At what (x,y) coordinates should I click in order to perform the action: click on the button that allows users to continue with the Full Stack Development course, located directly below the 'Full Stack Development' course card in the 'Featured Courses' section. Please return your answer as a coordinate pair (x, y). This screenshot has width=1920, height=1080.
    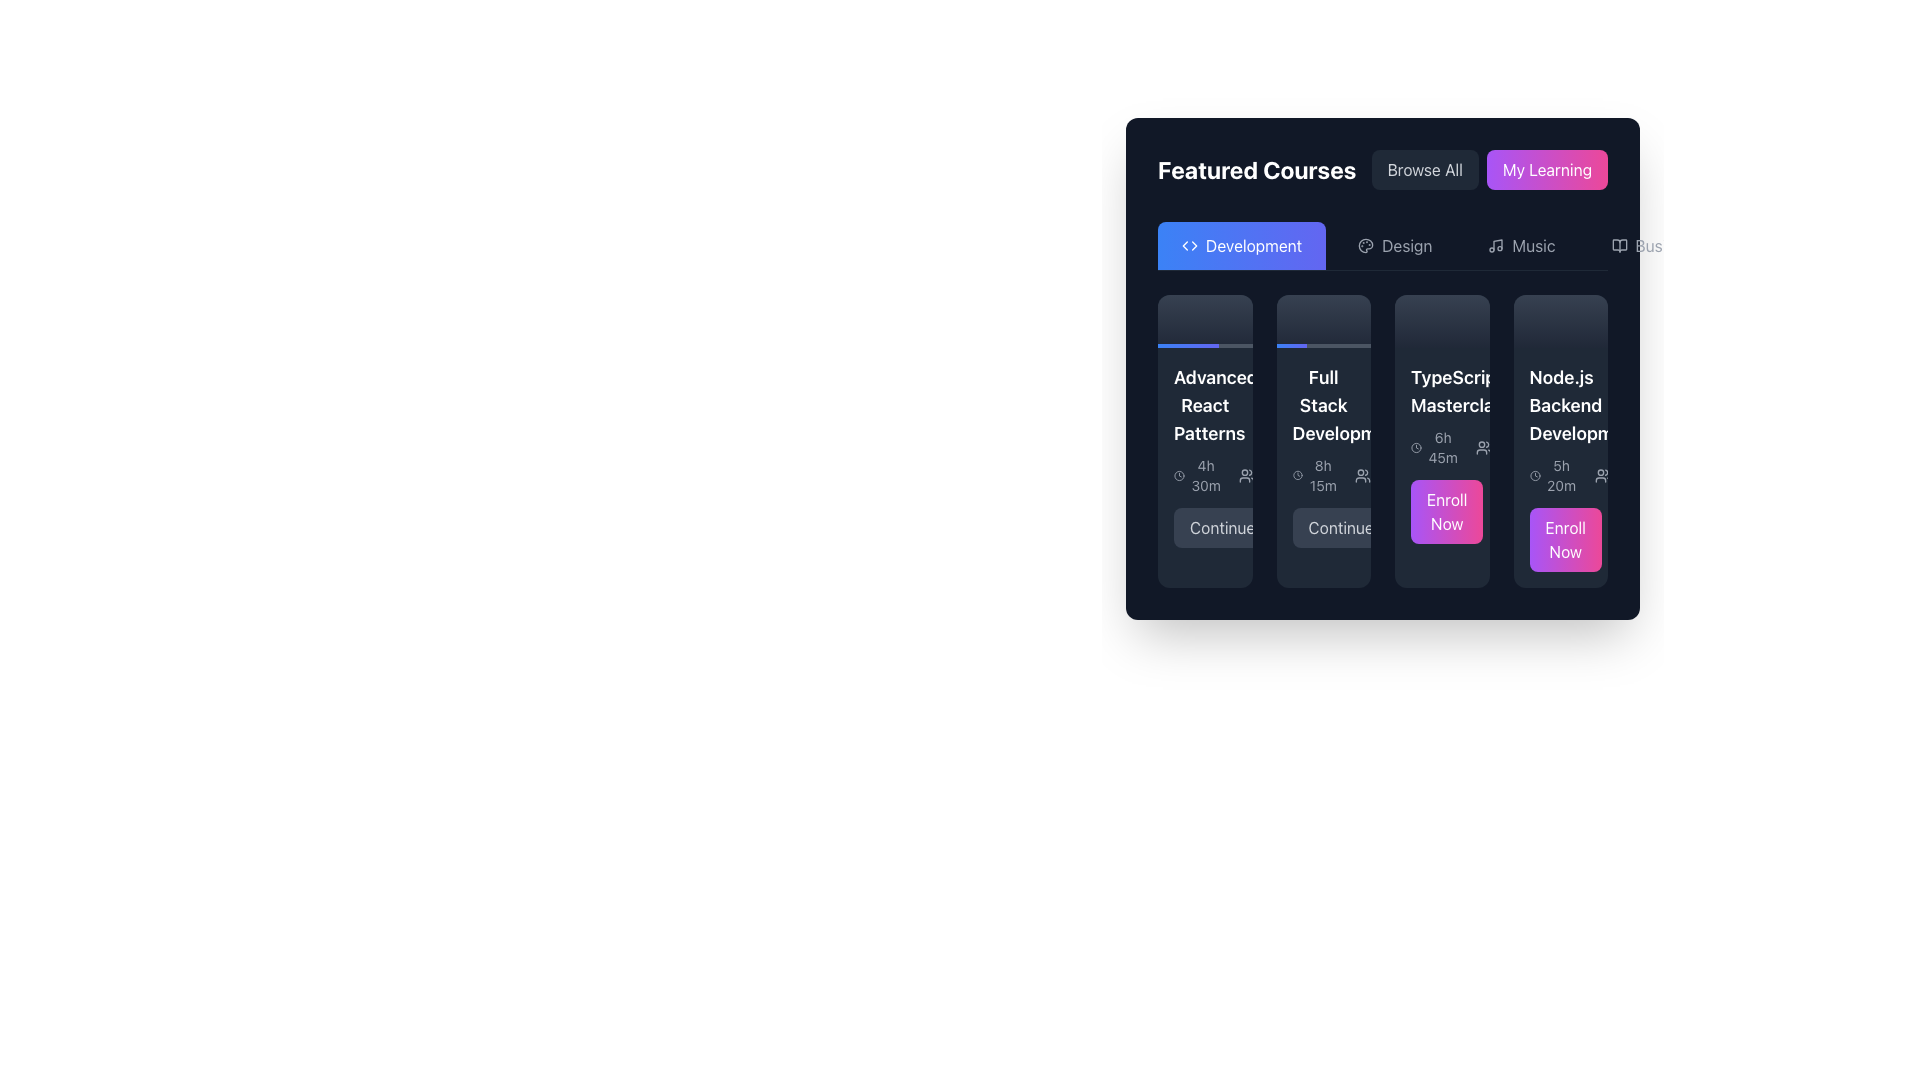
    Looking at the image, I should click on (1323, 527).